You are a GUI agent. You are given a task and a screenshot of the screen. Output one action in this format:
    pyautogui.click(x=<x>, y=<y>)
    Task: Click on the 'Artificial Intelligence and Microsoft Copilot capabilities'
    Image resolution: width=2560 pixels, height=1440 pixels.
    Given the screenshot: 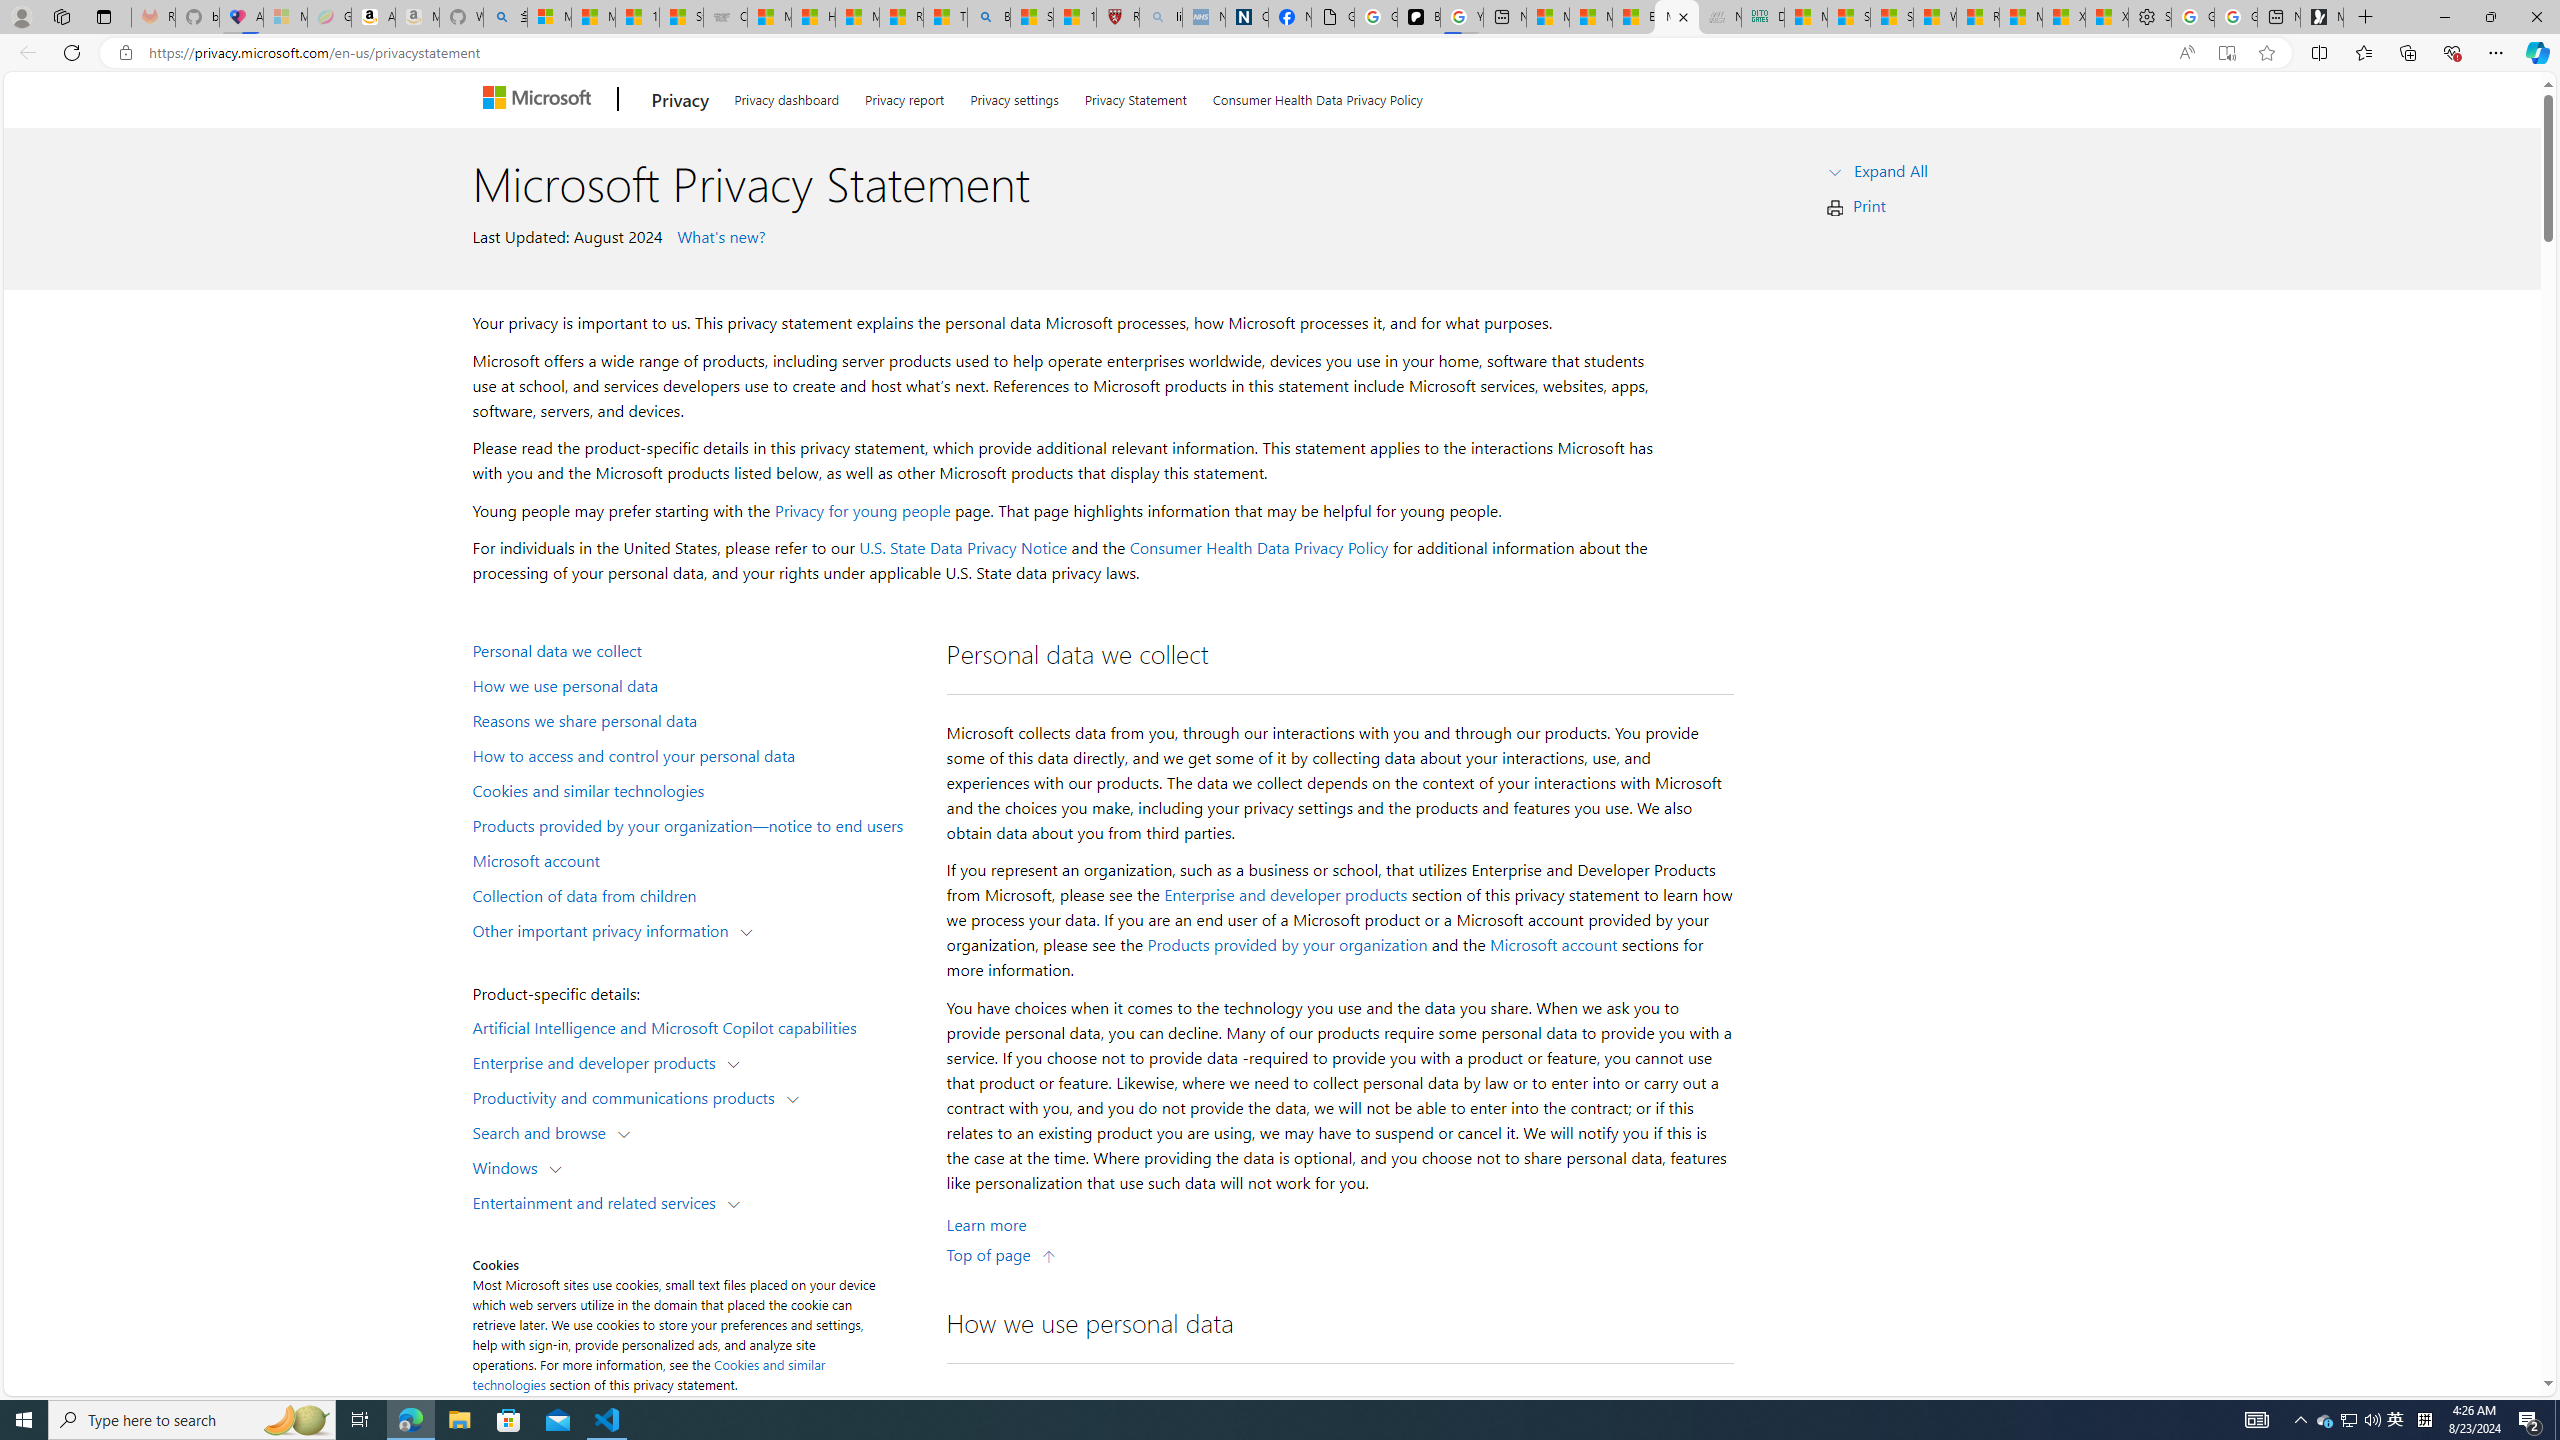 What is the action you would take?
    pyautogui.click(x=696, y=1026)
    